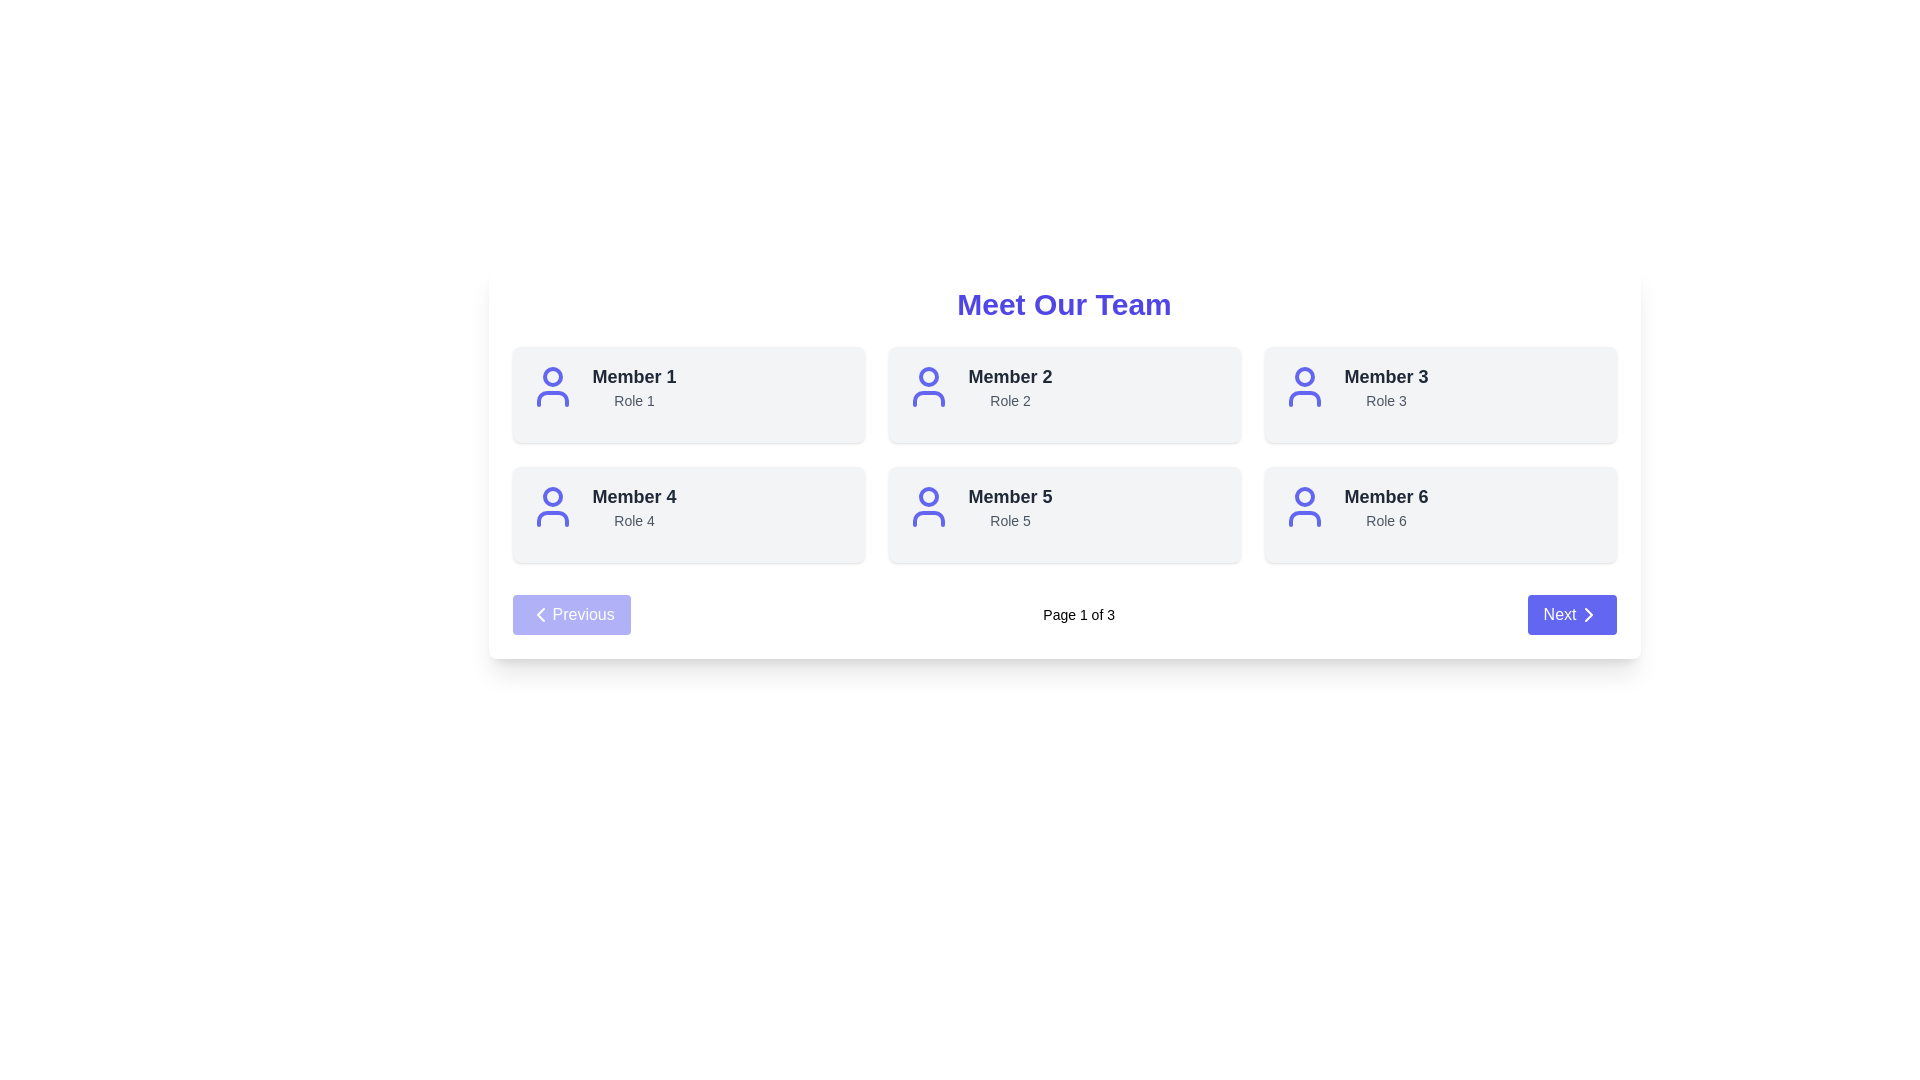 Image resolution: width=1920 pixels, height=1080 pixels. What do you see at coordinates (927, 496) in the screenshot?
I see `the small circular SVG element representing the head of 'Member 5' within the team members grid` at bounding box center [927, 496].